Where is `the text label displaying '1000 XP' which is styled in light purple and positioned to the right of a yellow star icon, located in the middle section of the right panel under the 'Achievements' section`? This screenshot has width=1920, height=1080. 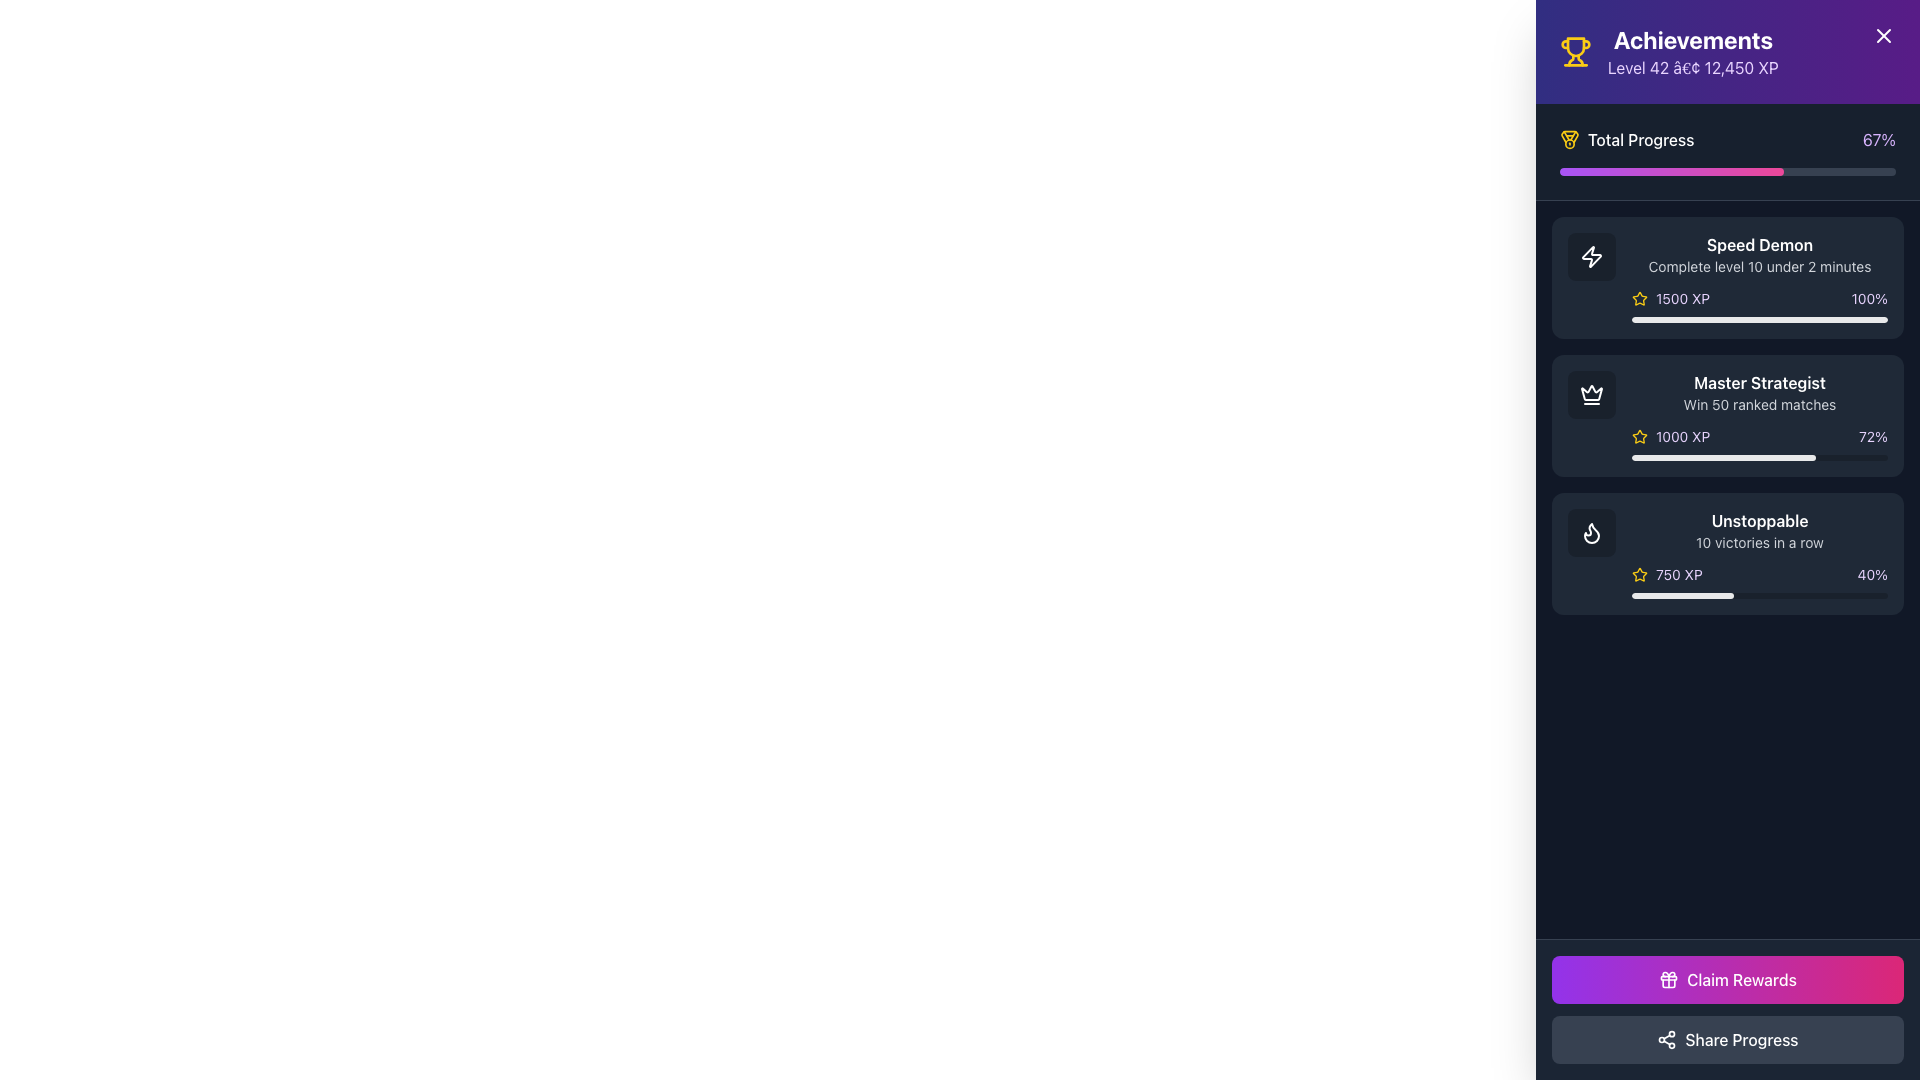
the text label displaying '1000 XP' which is styled in light purple and positioned to the right of a yellow star icon, located in the middle section of the right panel under the 'Achievements' section is located at coordinates (1682, 435).